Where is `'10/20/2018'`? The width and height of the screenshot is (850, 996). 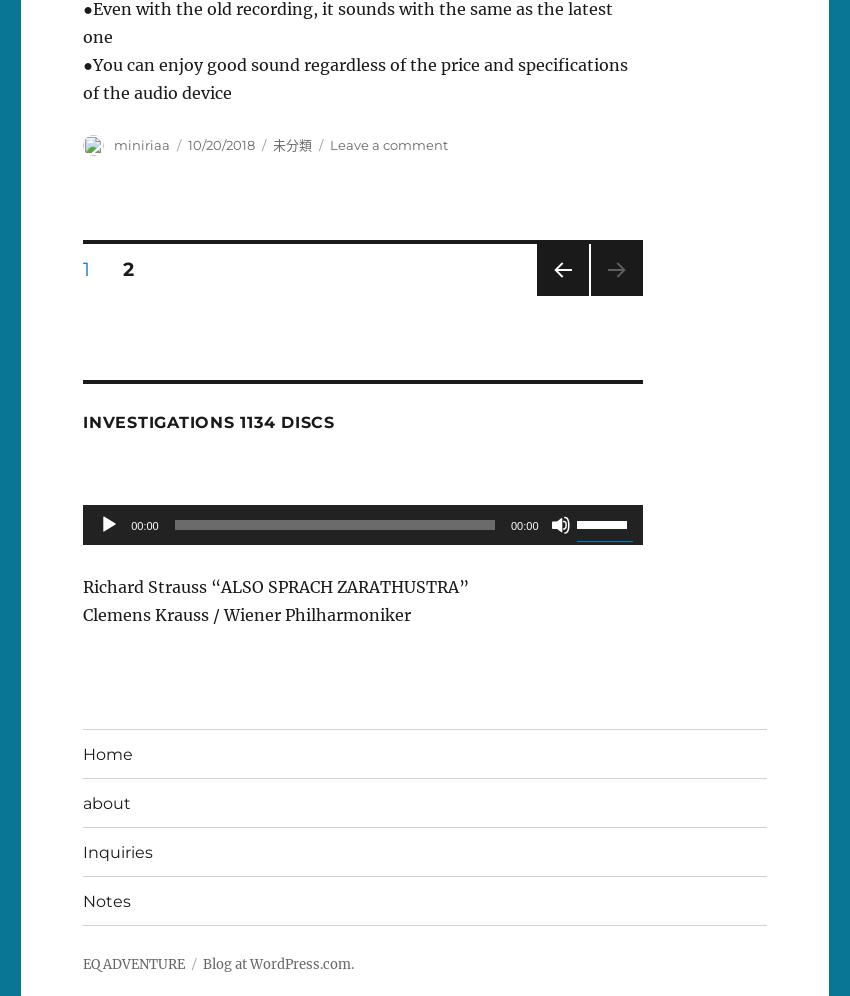 '10/20/2018' is located at coordinates (221, 144).